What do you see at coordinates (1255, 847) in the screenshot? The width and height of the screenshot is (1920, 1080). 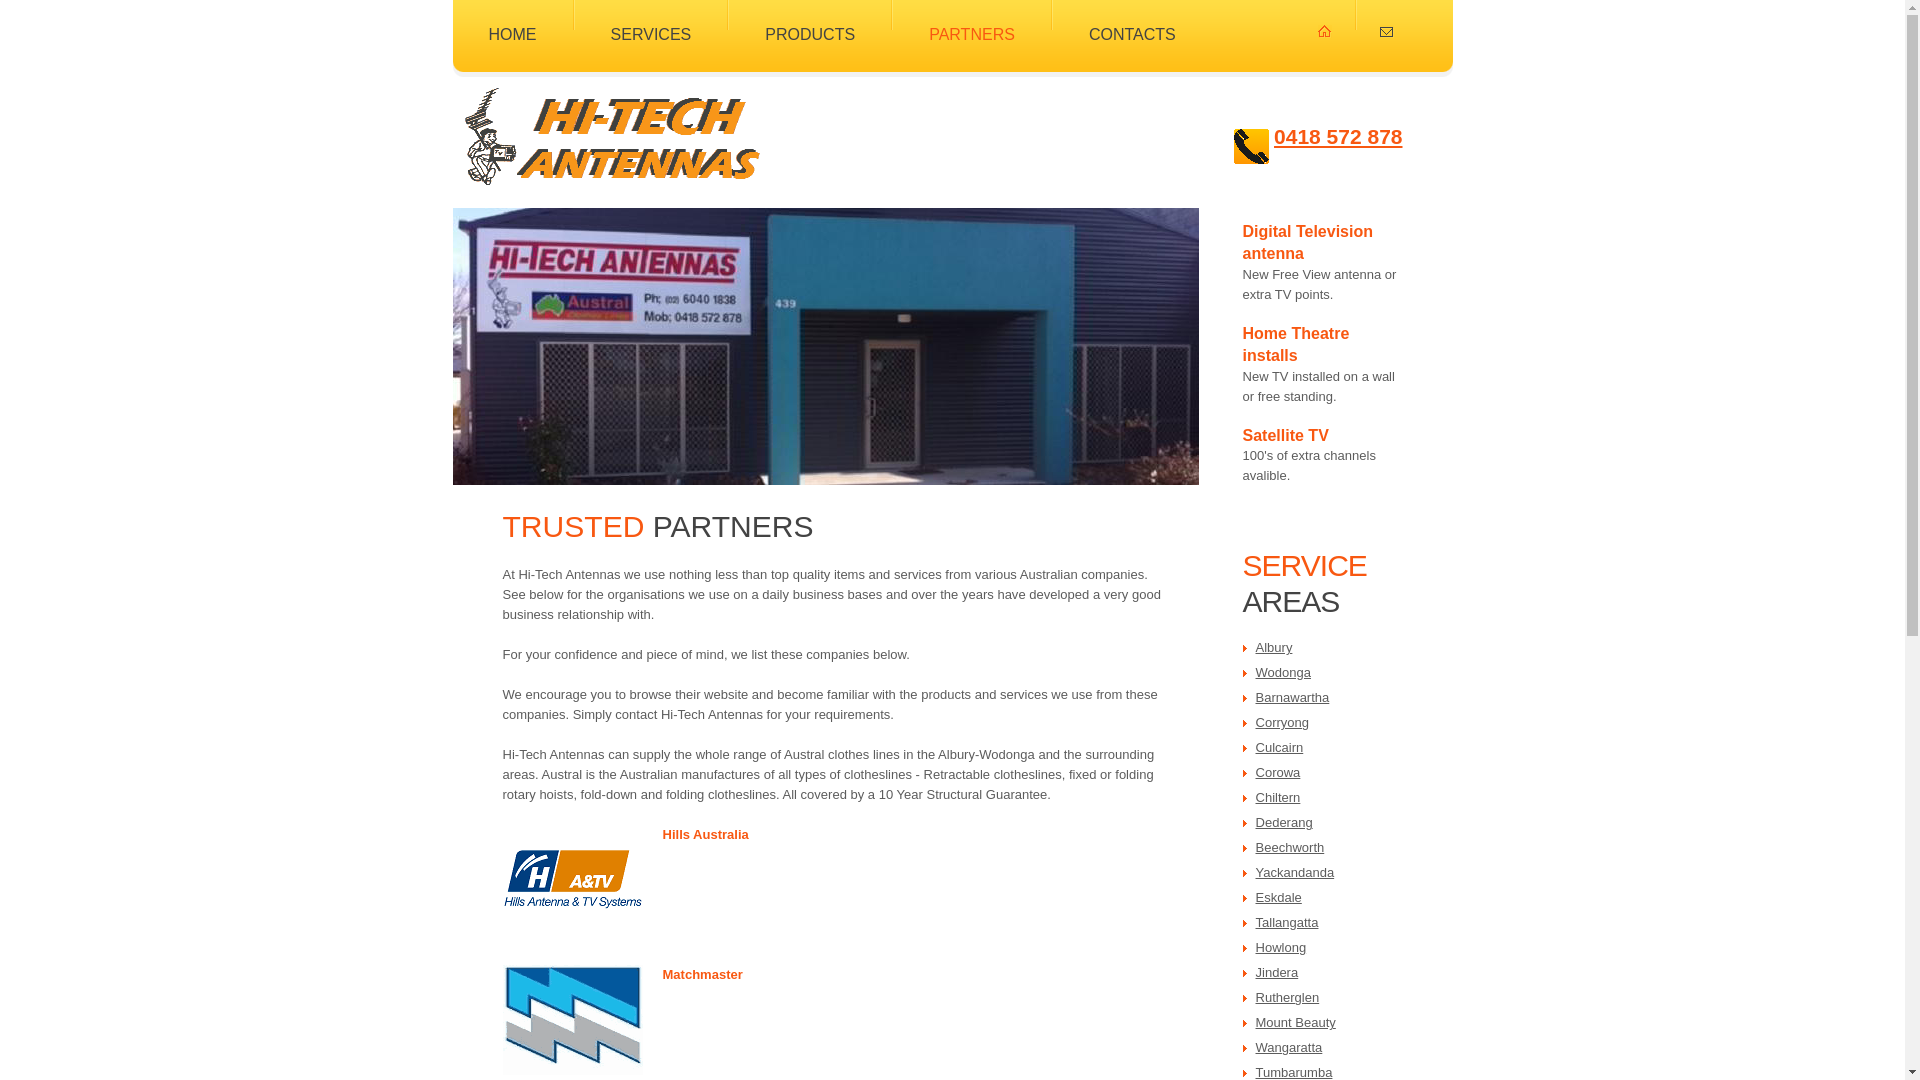 I see `'Beechworth'` at bounding box center [1255, 847].